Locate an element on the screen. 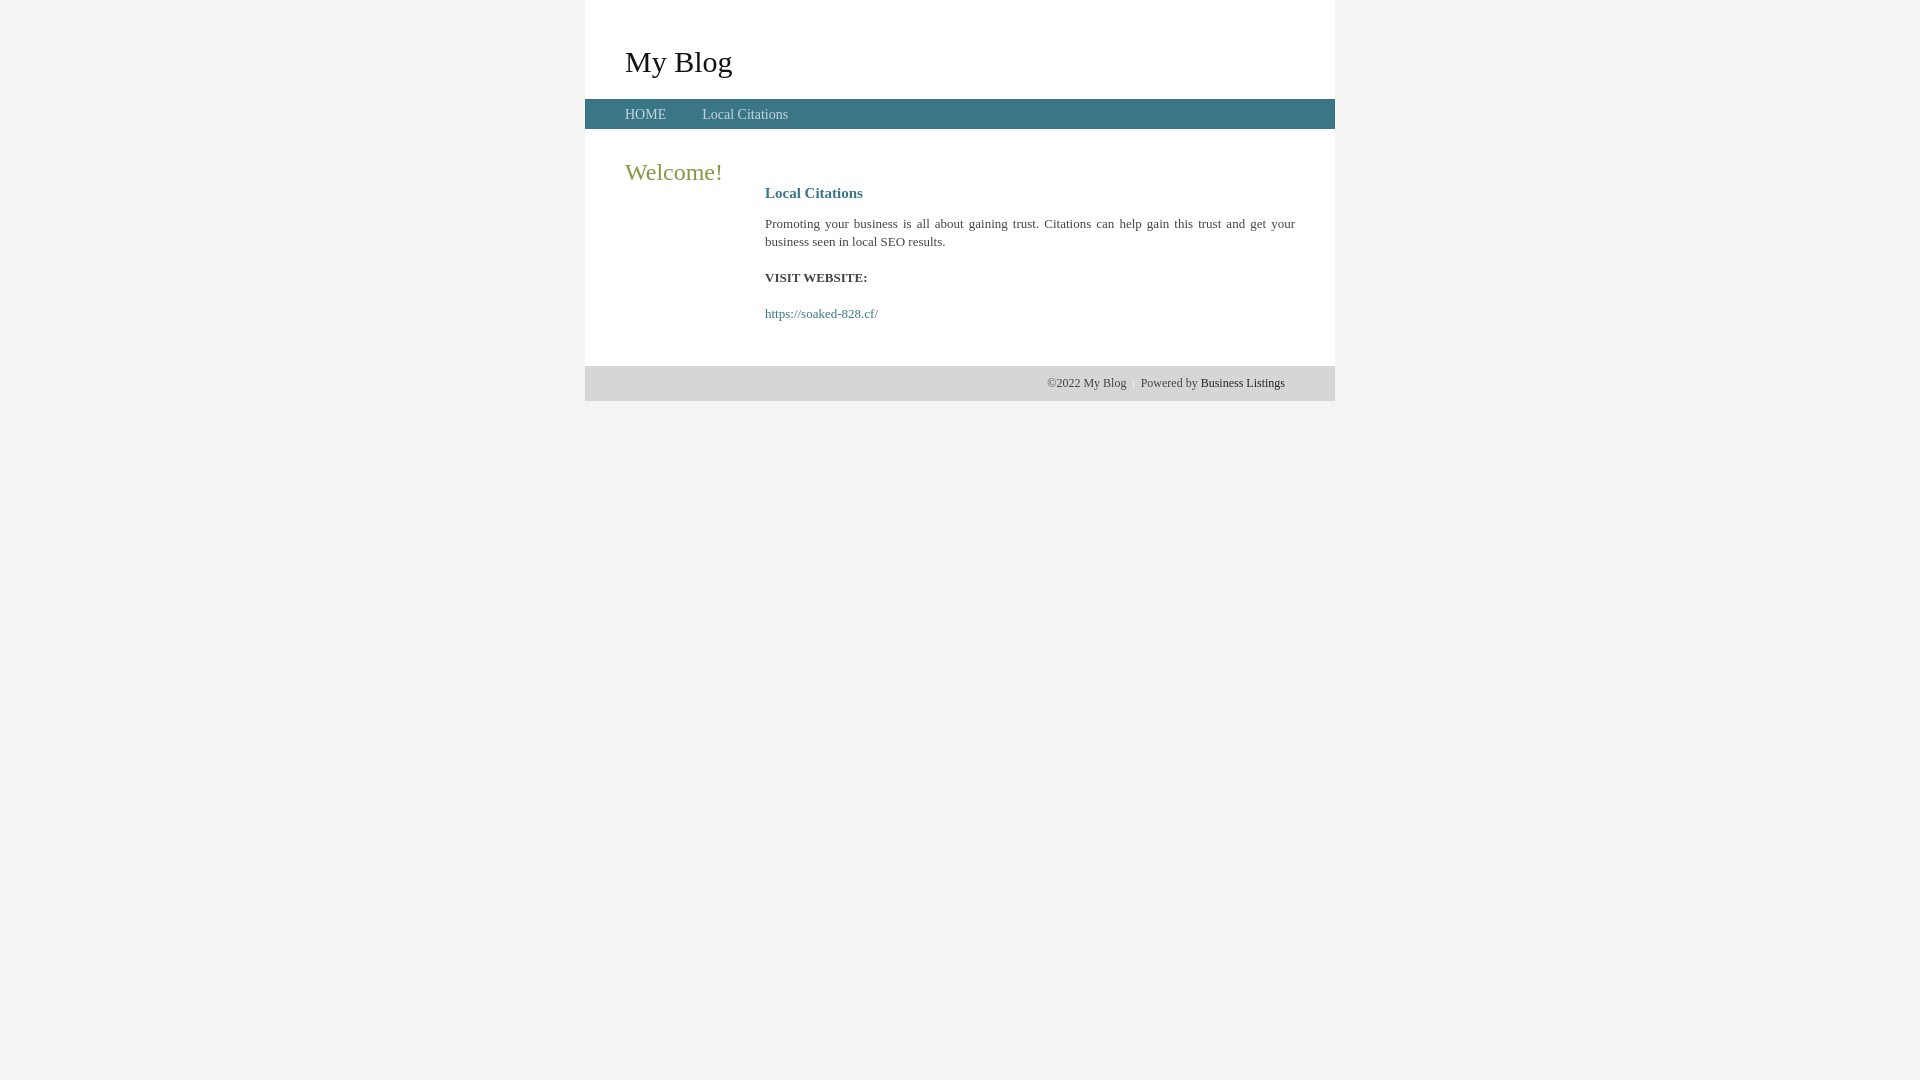 The height and width of the screenshot is (1080, 1920). 'https://soaked-828.cf/' is located at coordinates (821, 313).